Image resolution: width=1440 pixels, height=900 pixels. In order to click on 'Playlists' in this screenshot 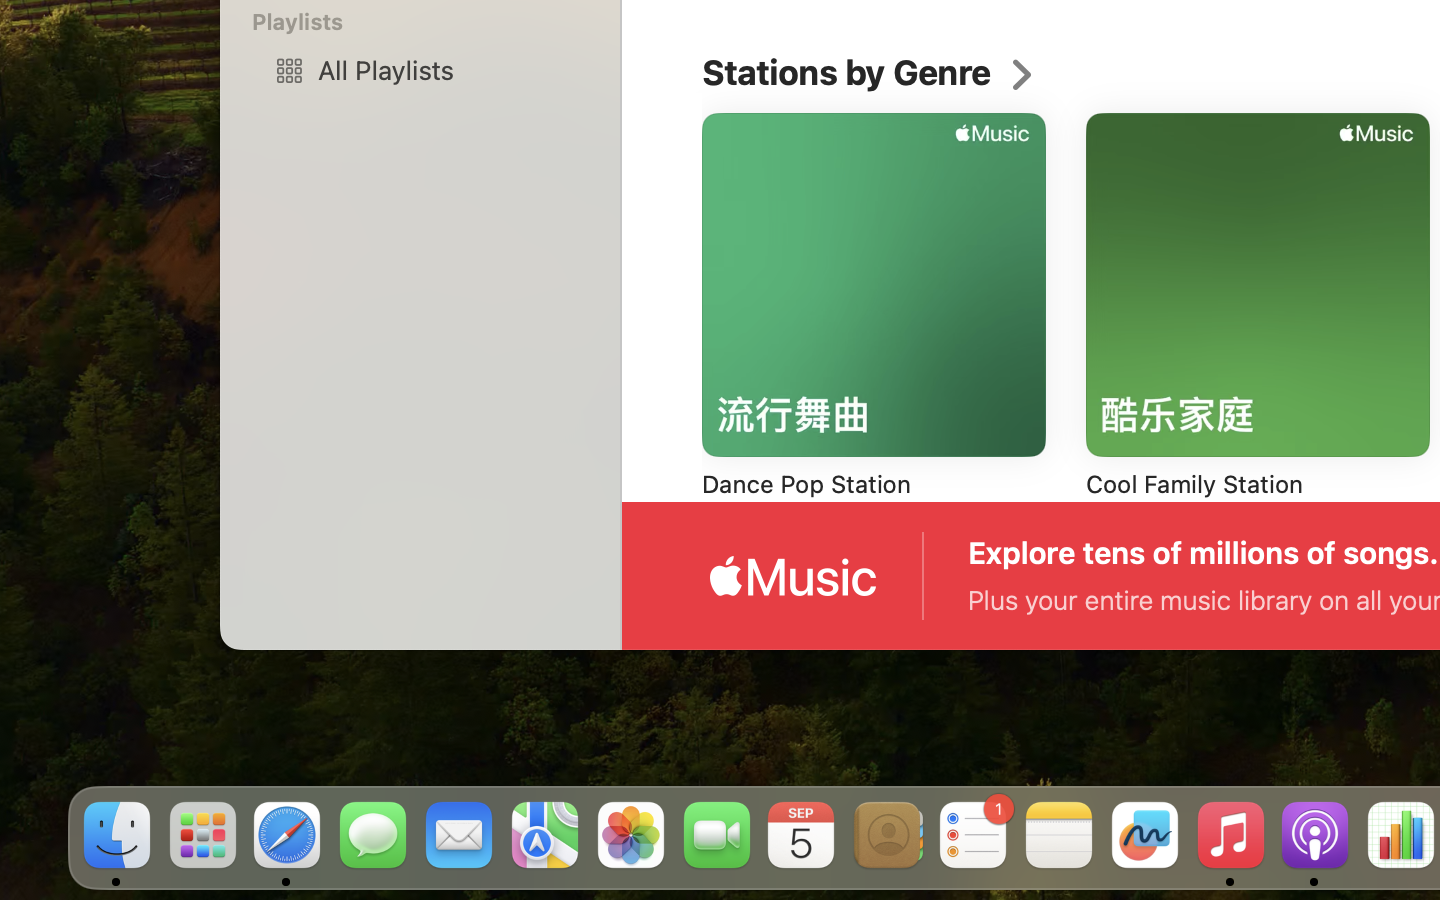, I will do `click(432, 20)`.